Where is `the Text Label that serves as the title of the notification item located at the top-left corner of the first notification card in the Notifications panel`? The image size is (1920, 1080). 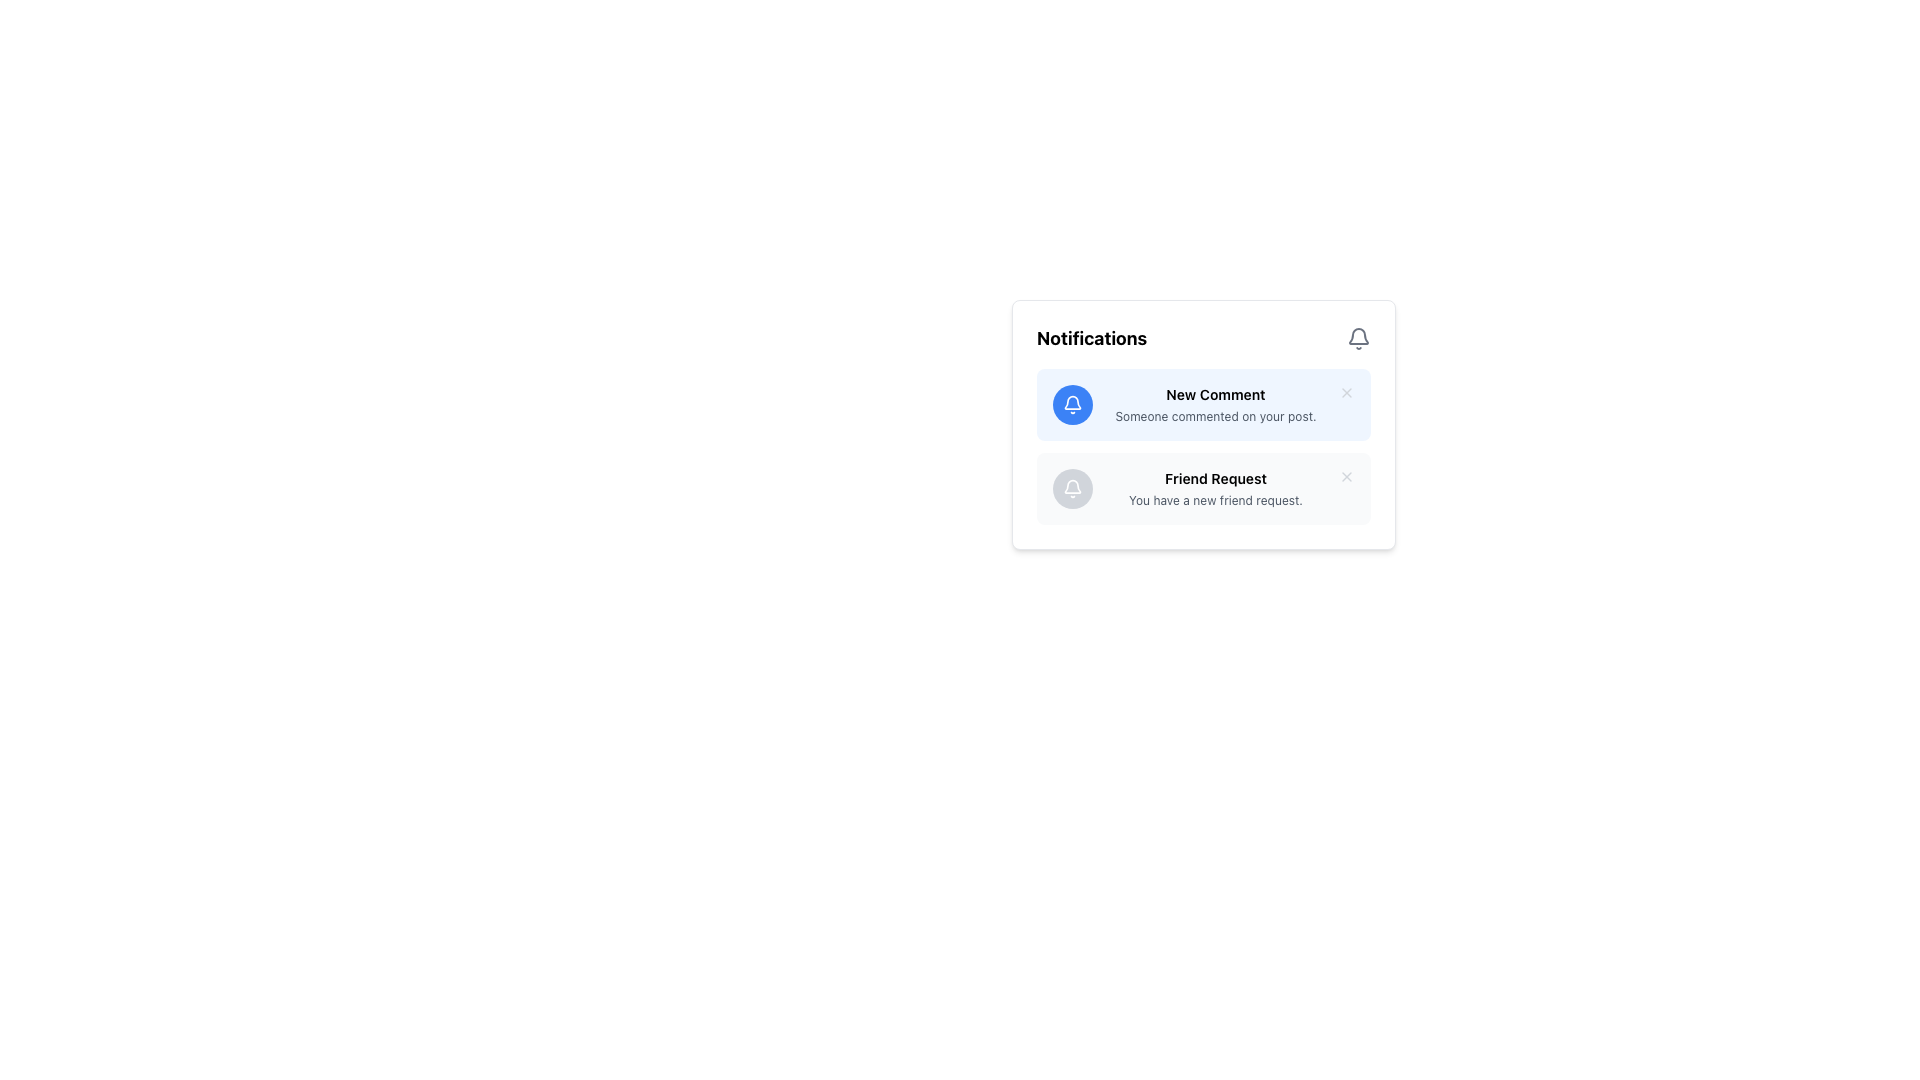
the Text Label that serves as the title of the notification item located at the top-left corner of the first notification card in the Notifications panel is located at coordinates (1214, 394).